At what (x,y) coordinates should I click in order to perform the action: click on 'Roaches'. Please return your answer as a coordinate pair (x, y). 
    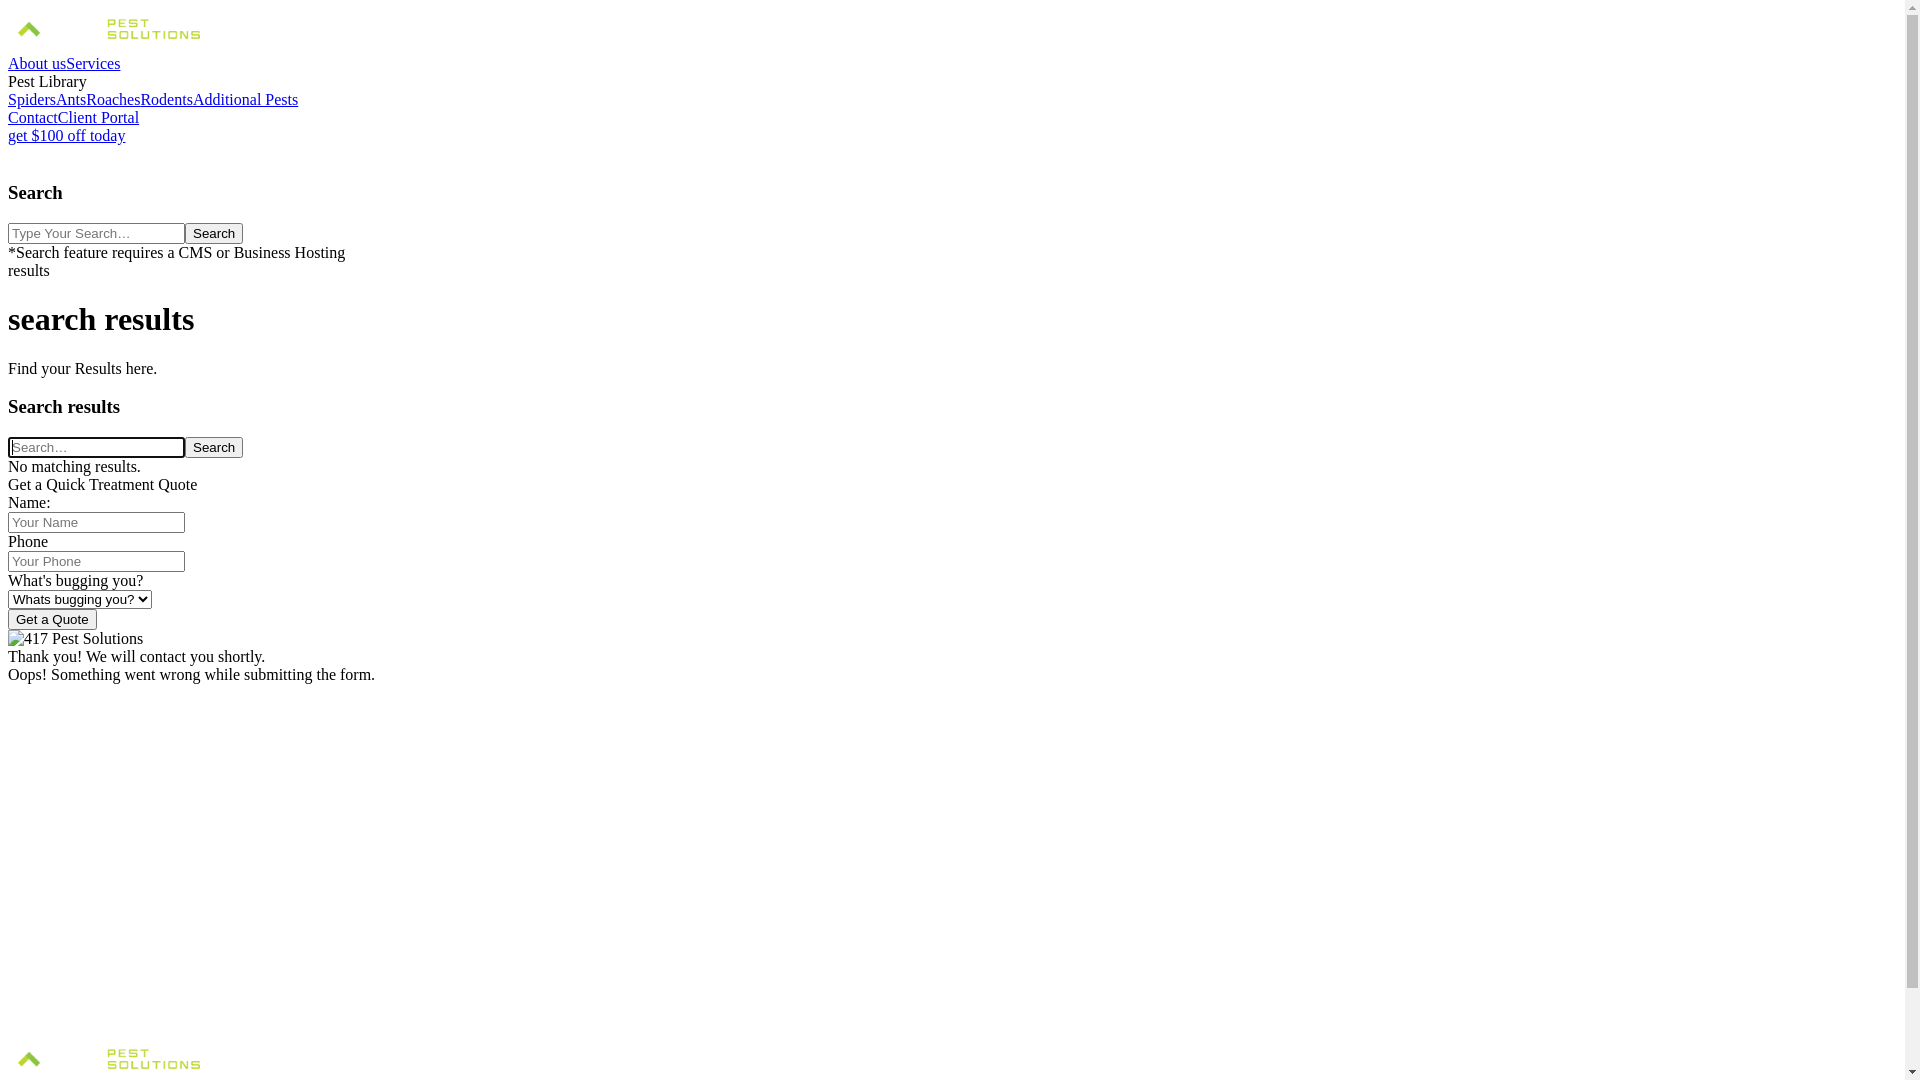
    Looking at the image, I should click on (112, 99).